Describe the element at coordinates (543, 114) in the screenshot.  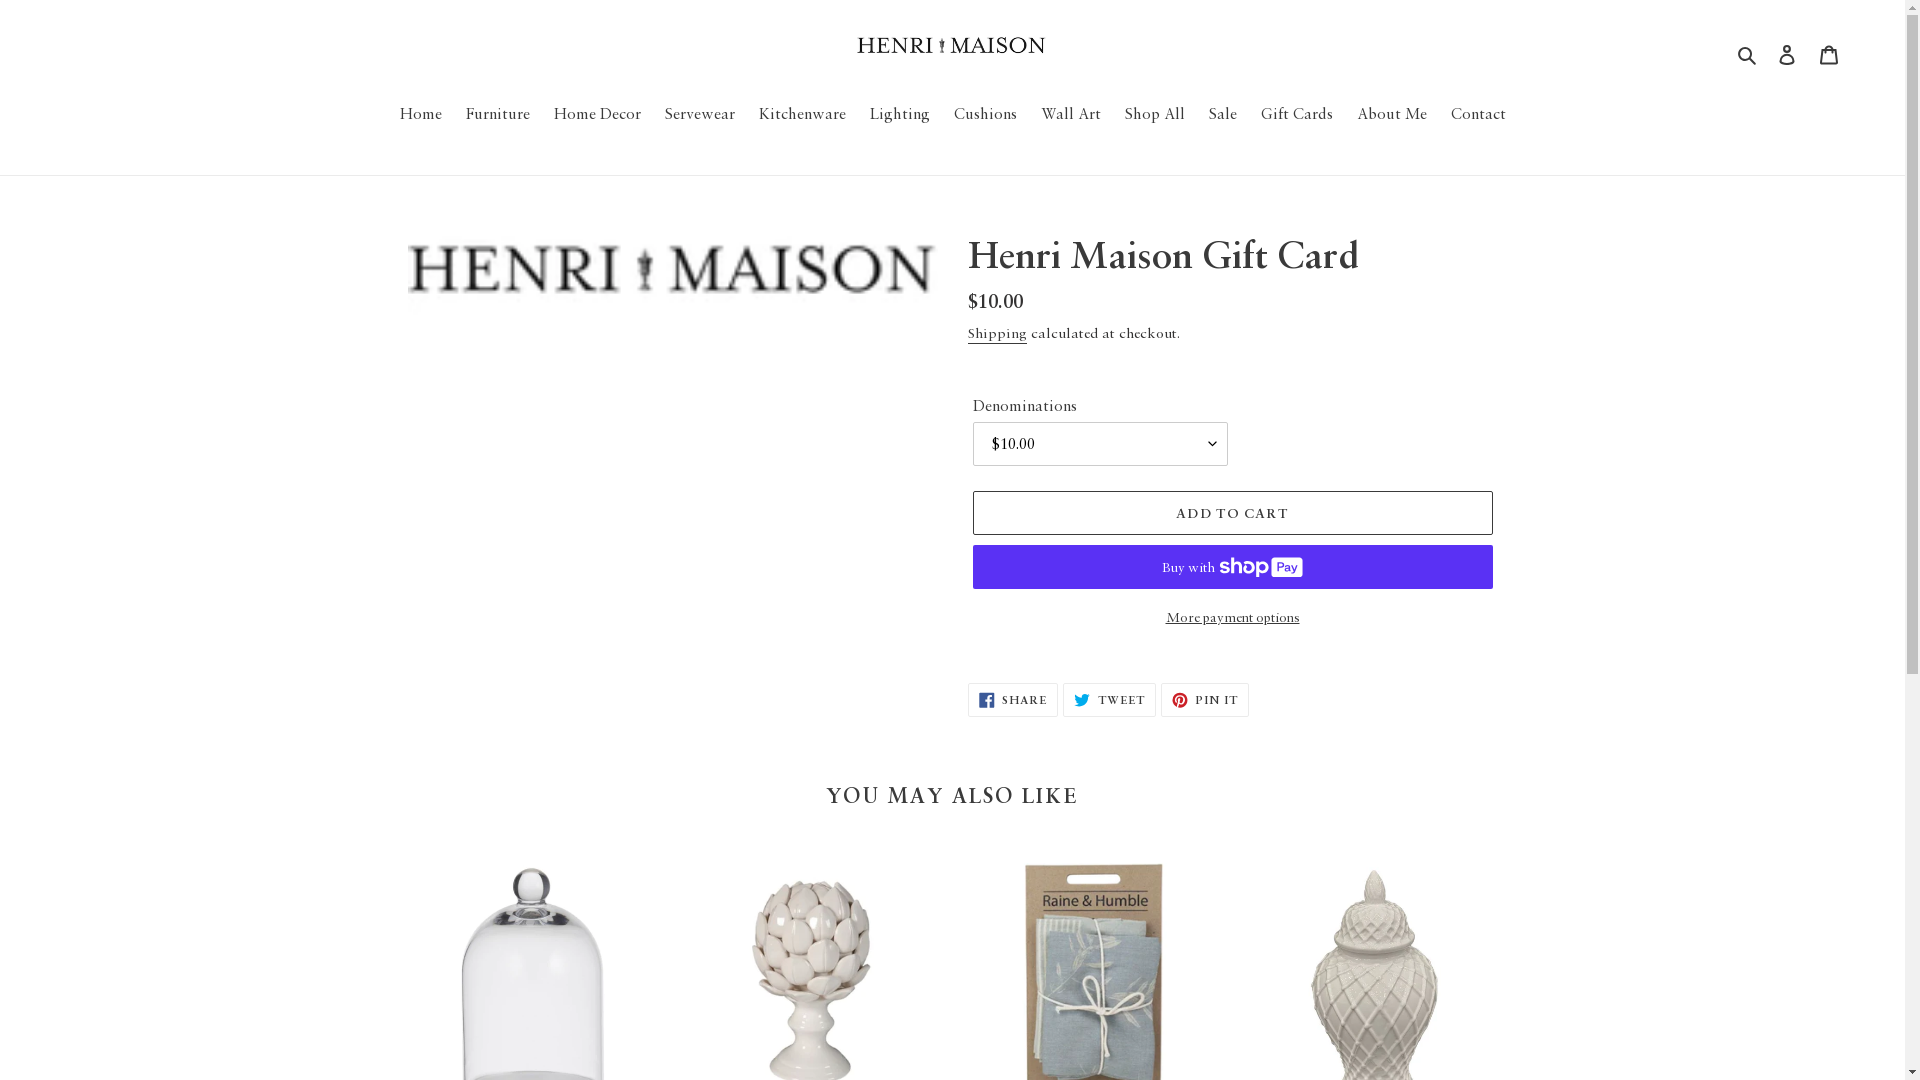
I see `'Home Decor'` at that location.